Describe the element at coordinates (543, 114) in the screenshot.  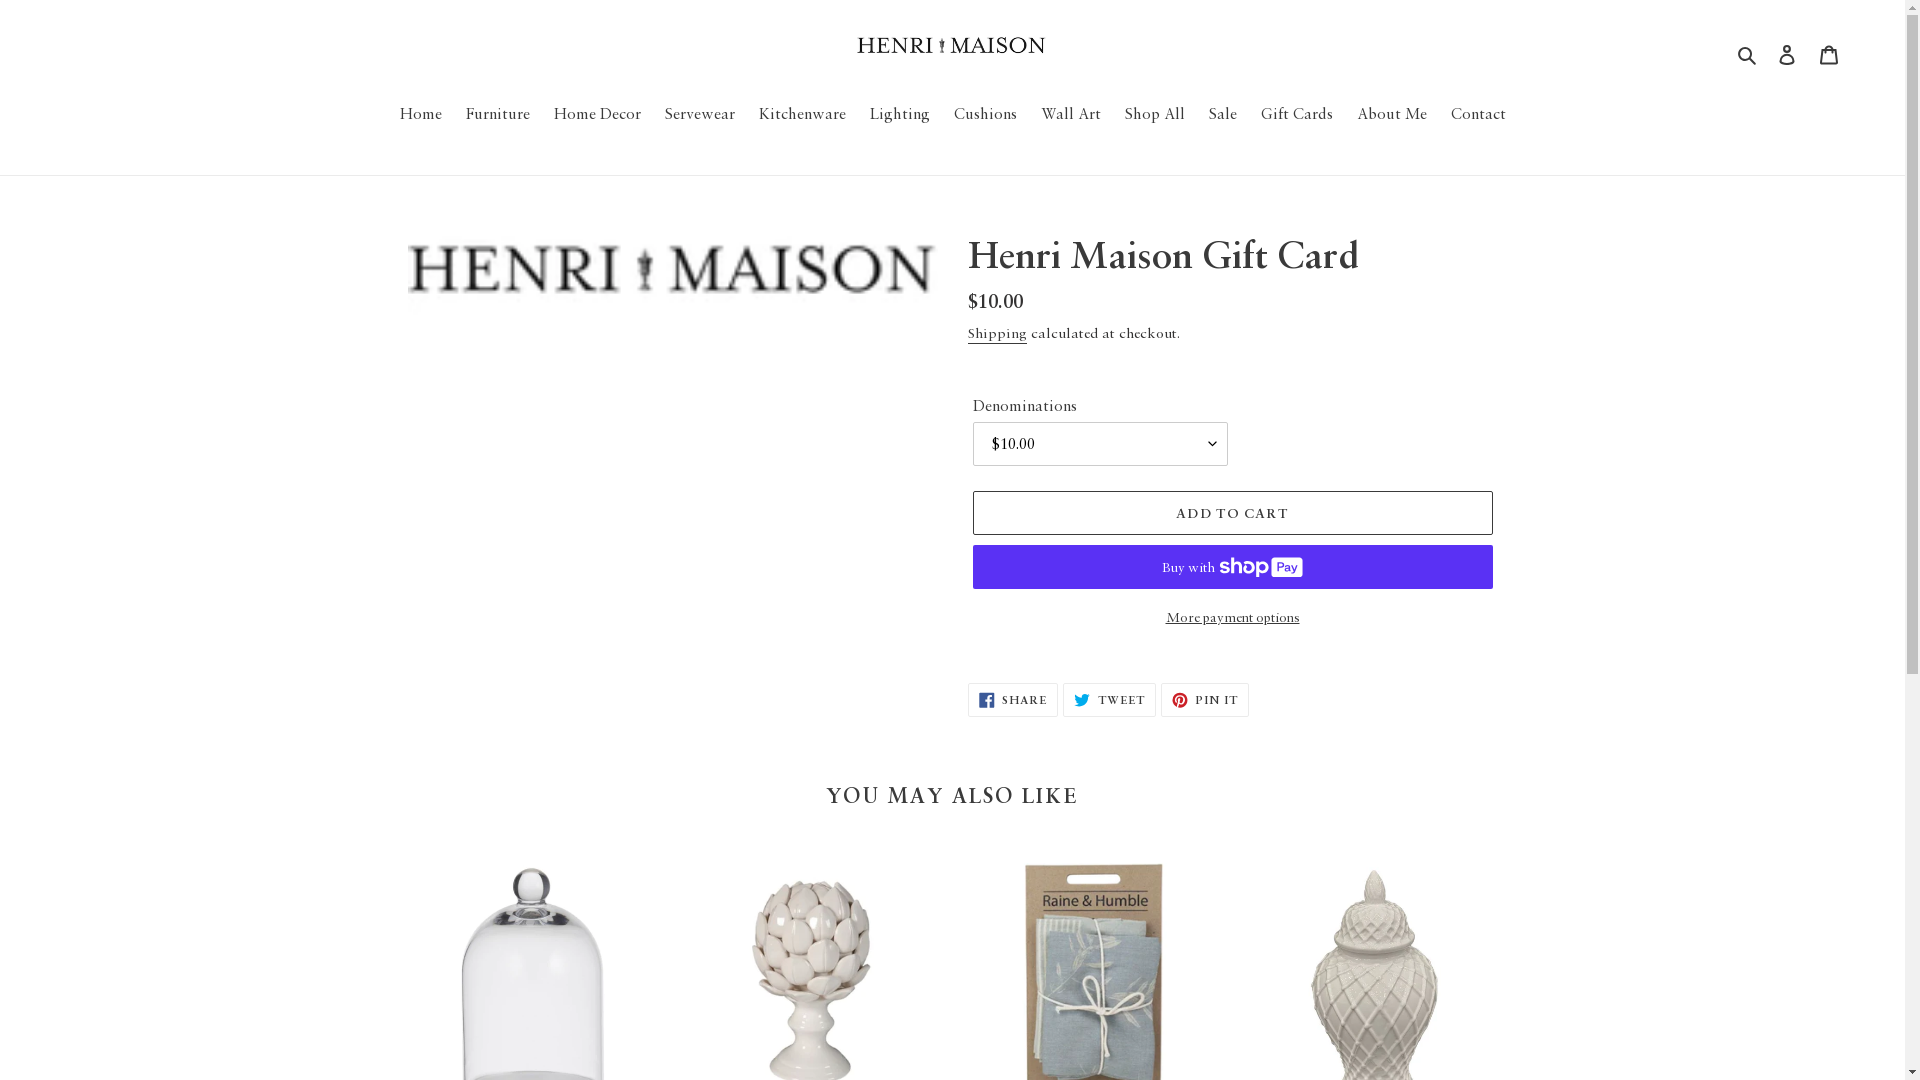
I see `'Home Decor'` at that location.